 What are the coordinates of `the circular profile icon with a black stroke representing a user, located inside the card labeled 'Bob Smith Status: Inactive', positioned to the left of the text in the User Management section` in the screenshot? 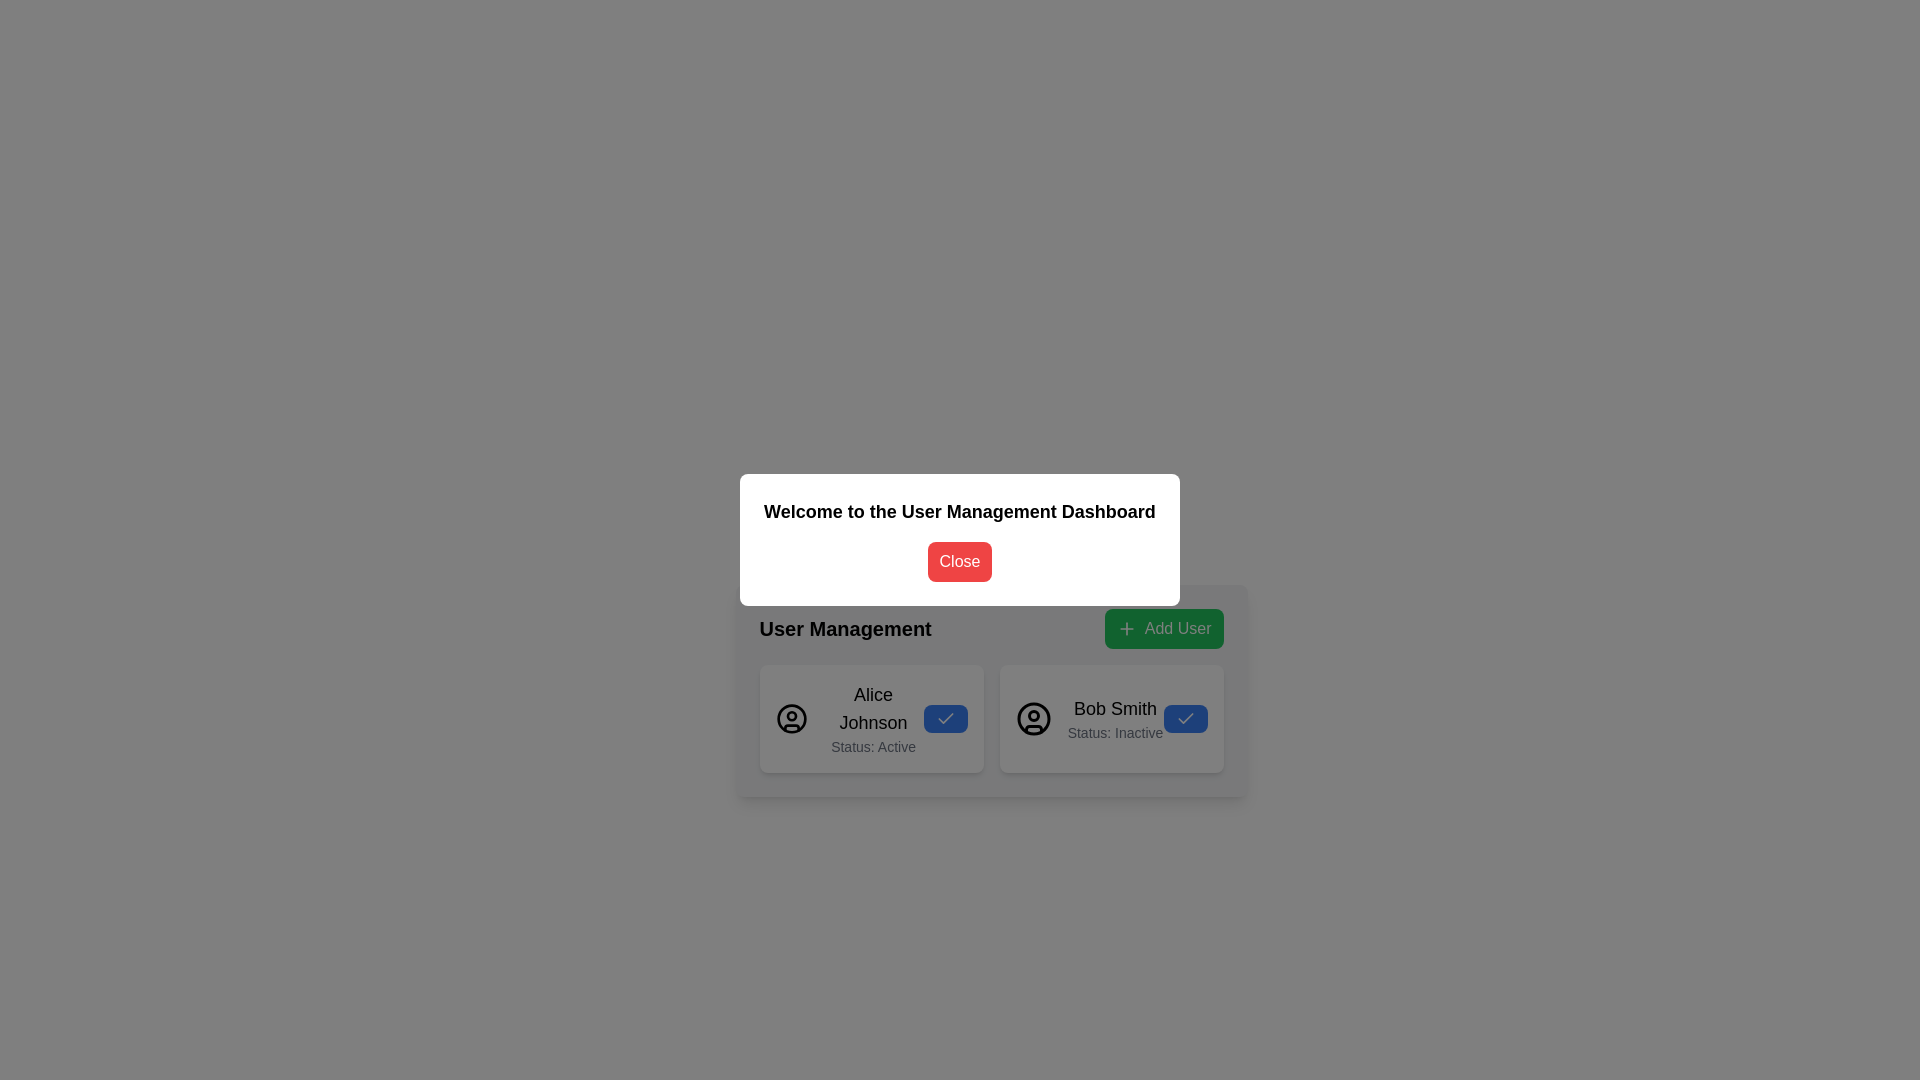 It's located at (1033, 717).